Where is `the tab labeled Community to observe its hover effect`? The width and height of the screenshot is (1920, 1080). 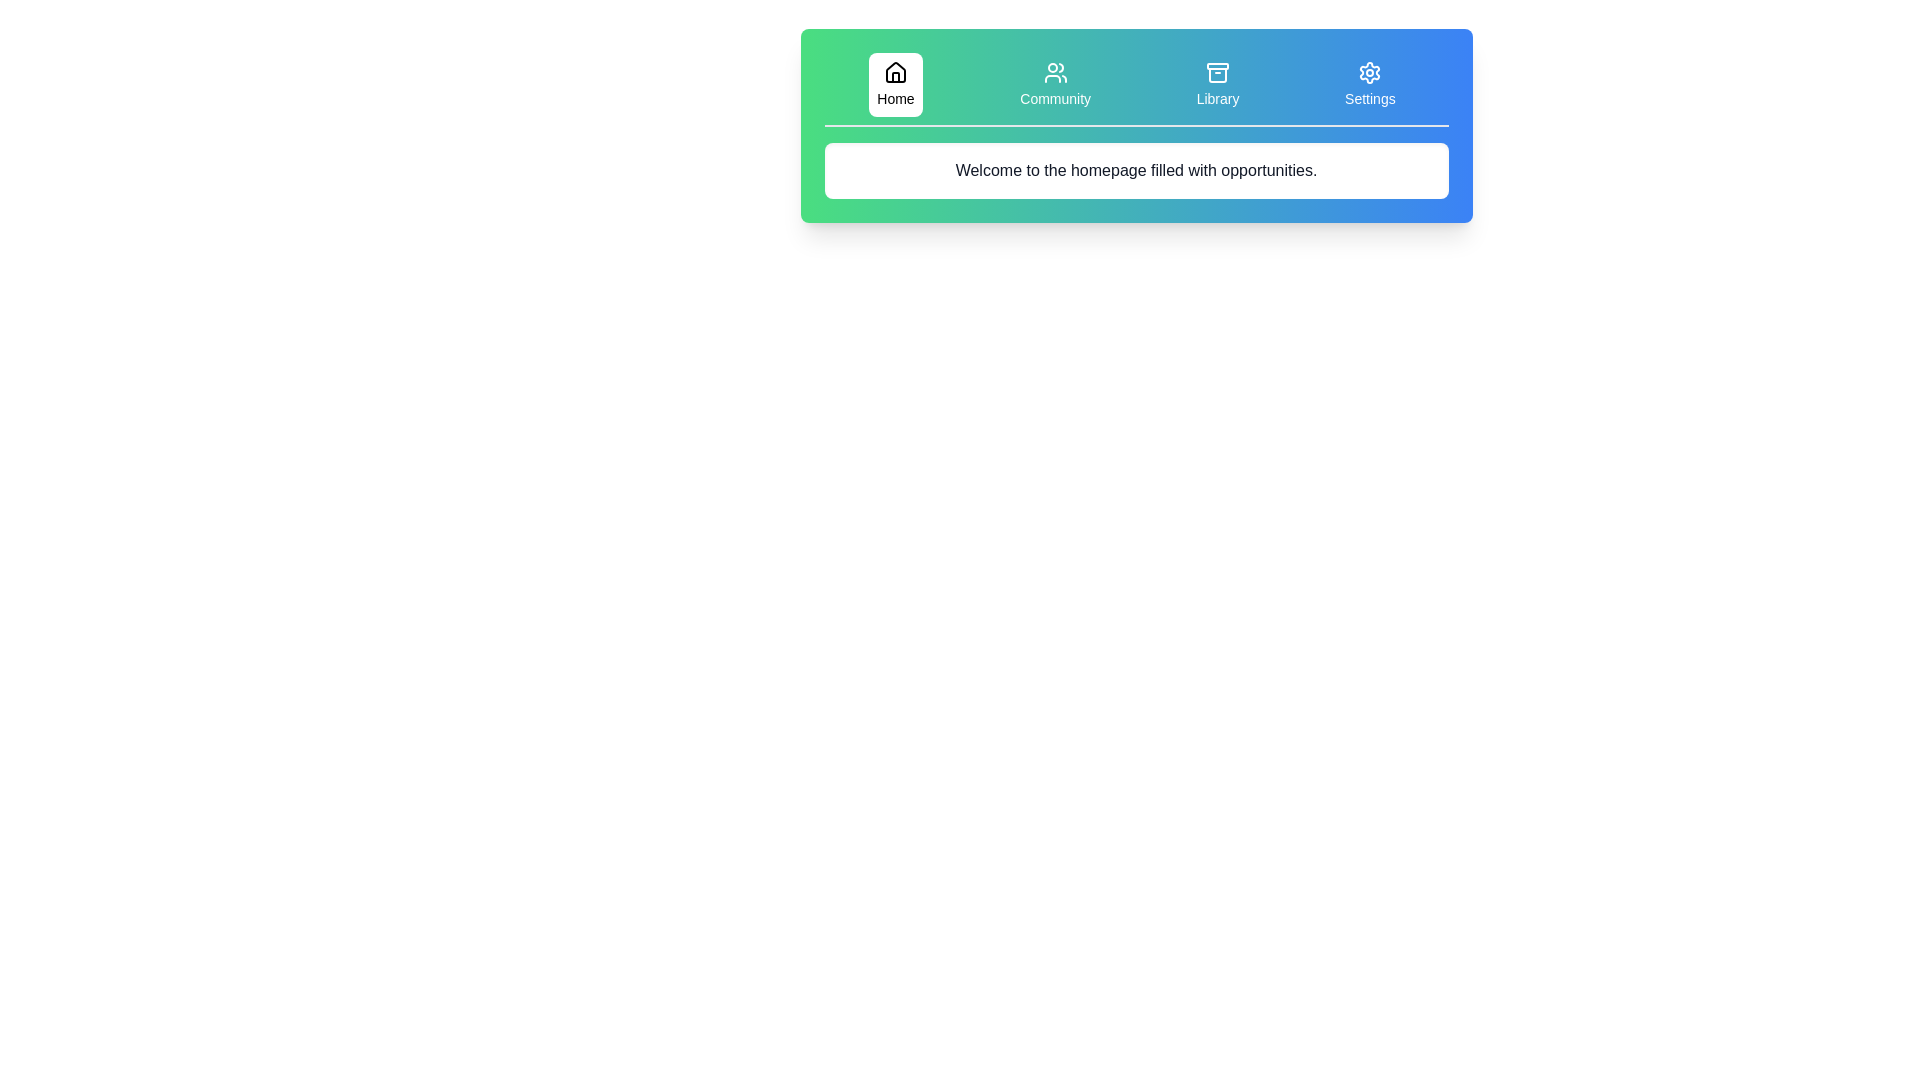
the tab labeled Community to observe its hover effect is located at coordinates (1054, 83).